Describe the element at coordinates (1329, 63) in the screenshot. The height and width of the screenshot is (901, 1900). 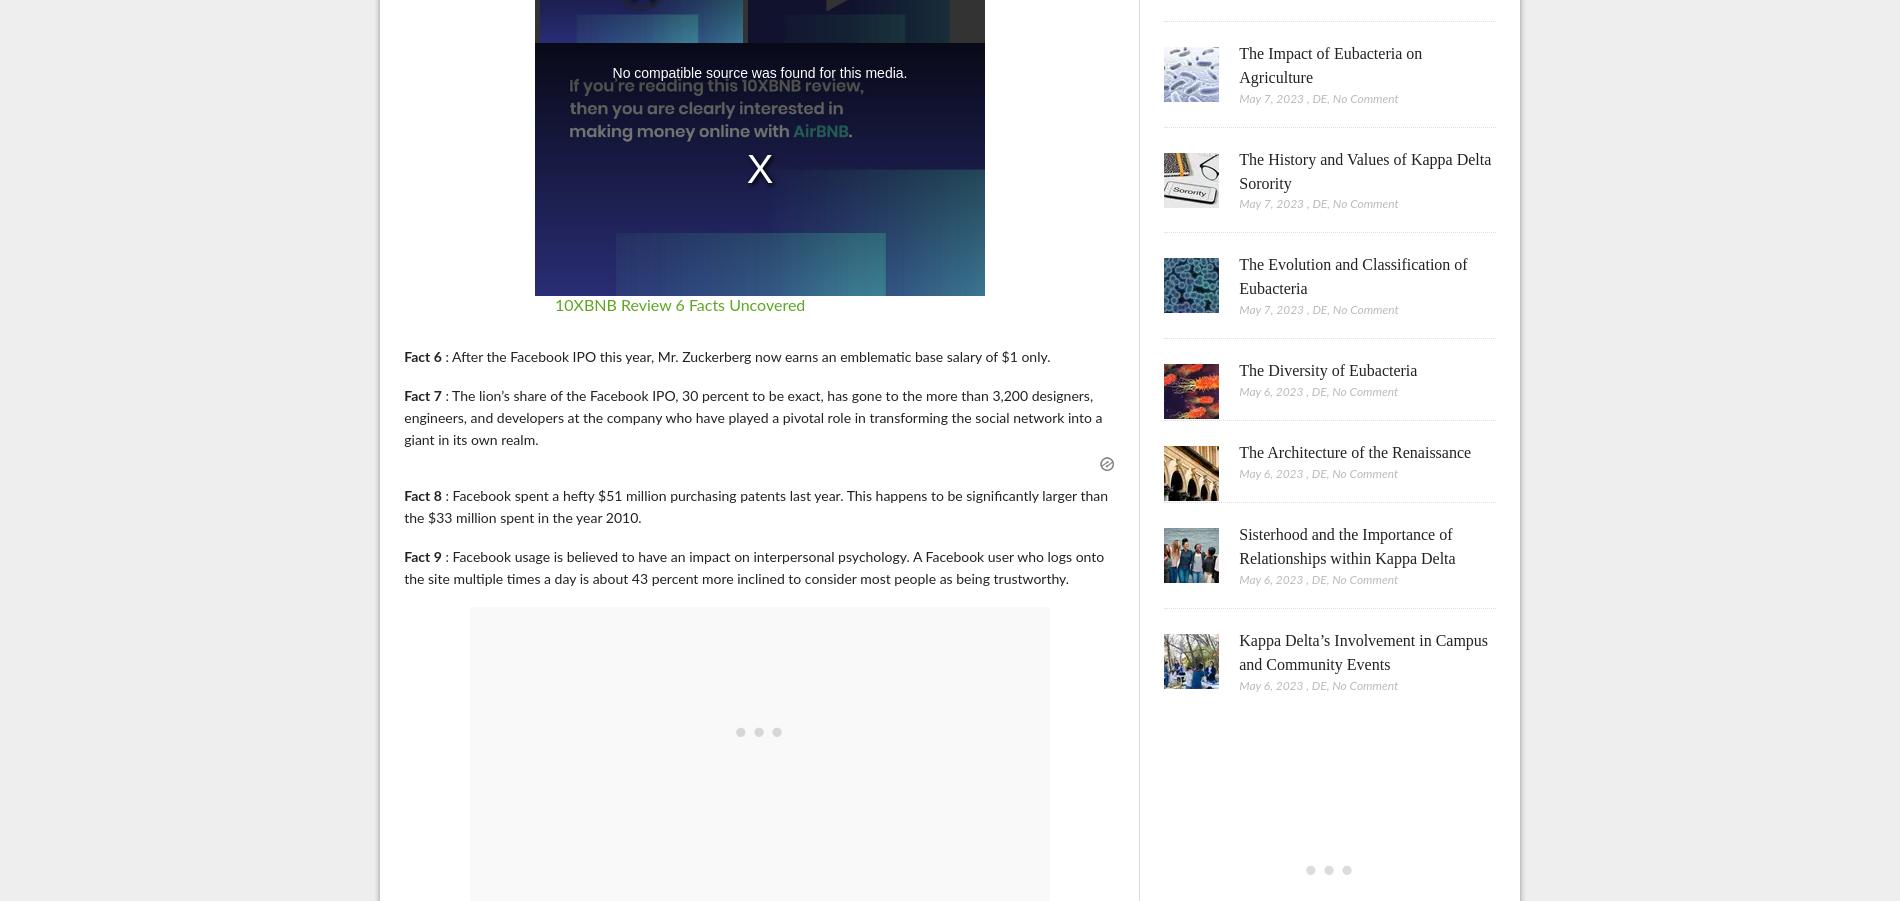
I see `'The Impact of Eubacteria on Agriculture'` at that location.